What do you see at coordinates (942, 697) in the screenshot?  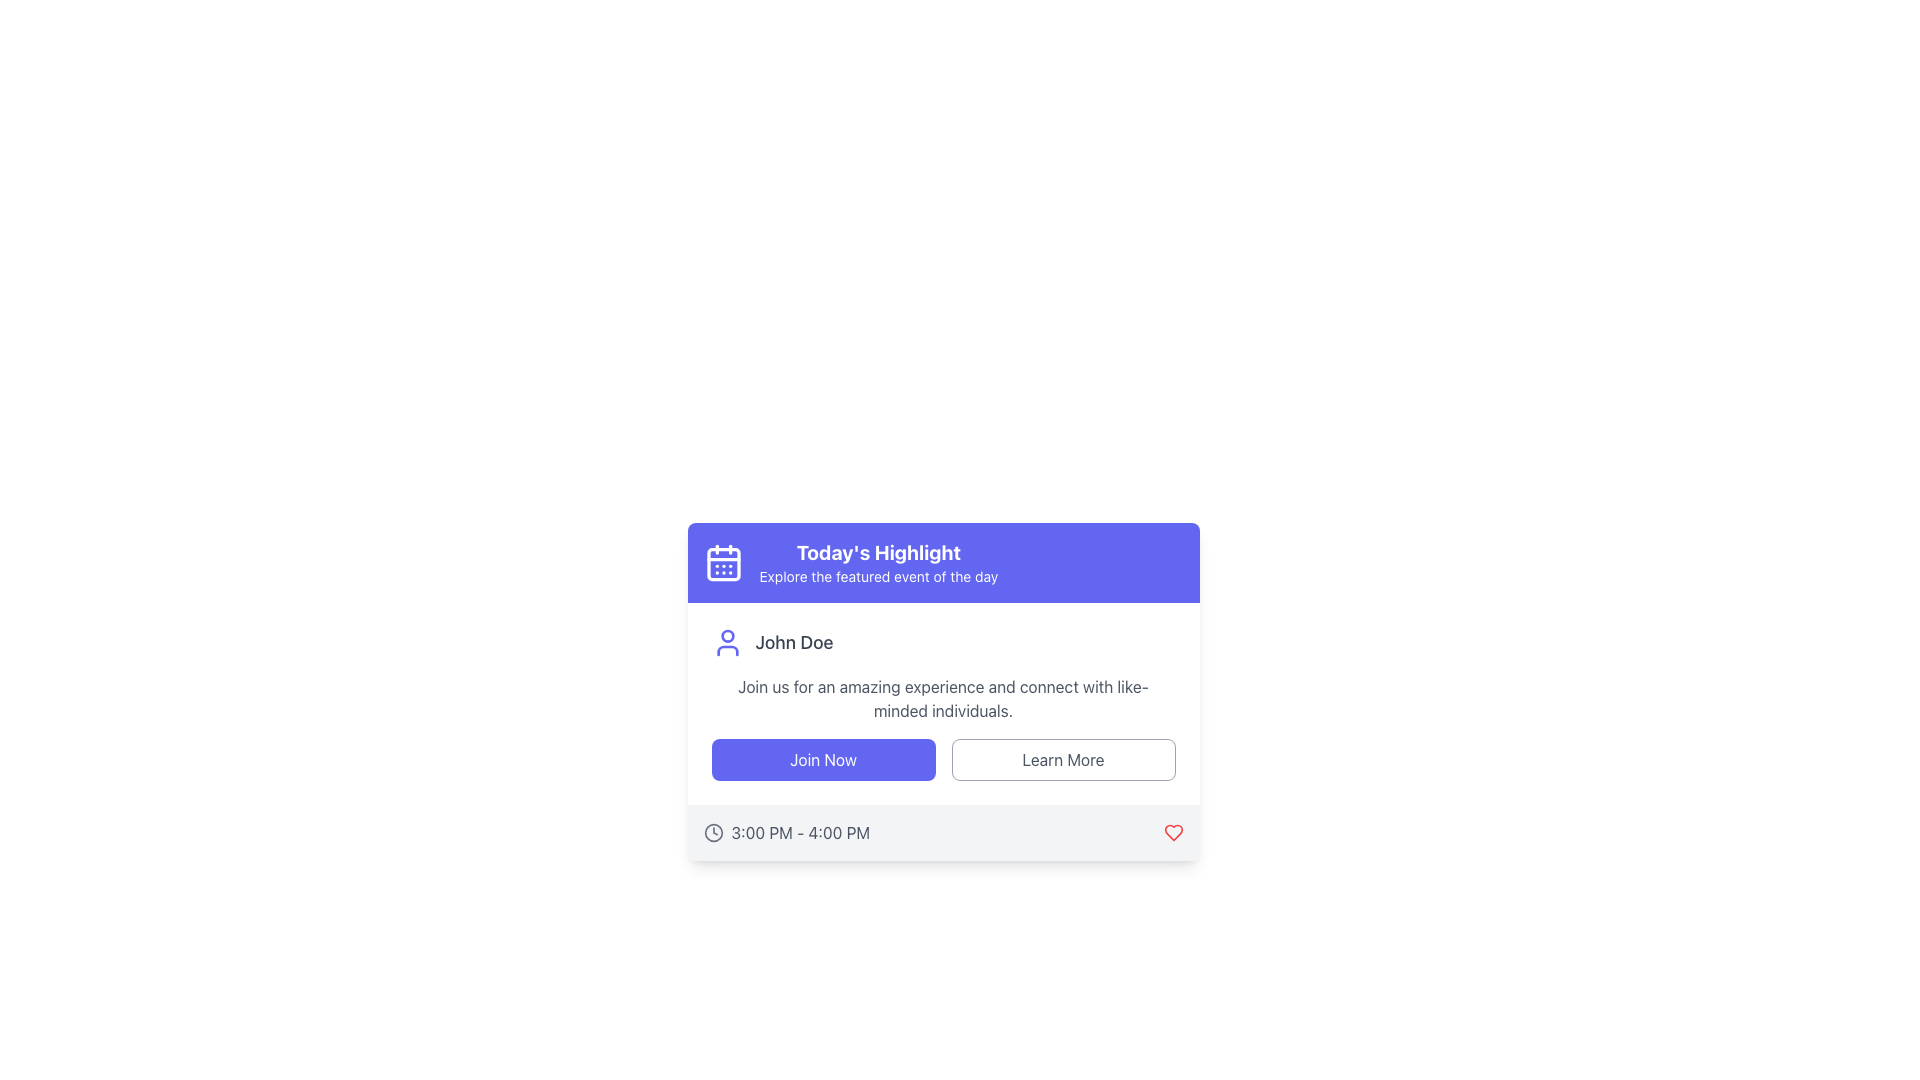 I see `the text element located below 'John Doe' and above the buttons labeled 'Join Now' and 'Learn More' within the card-like section` at bounding box center [942, 697].